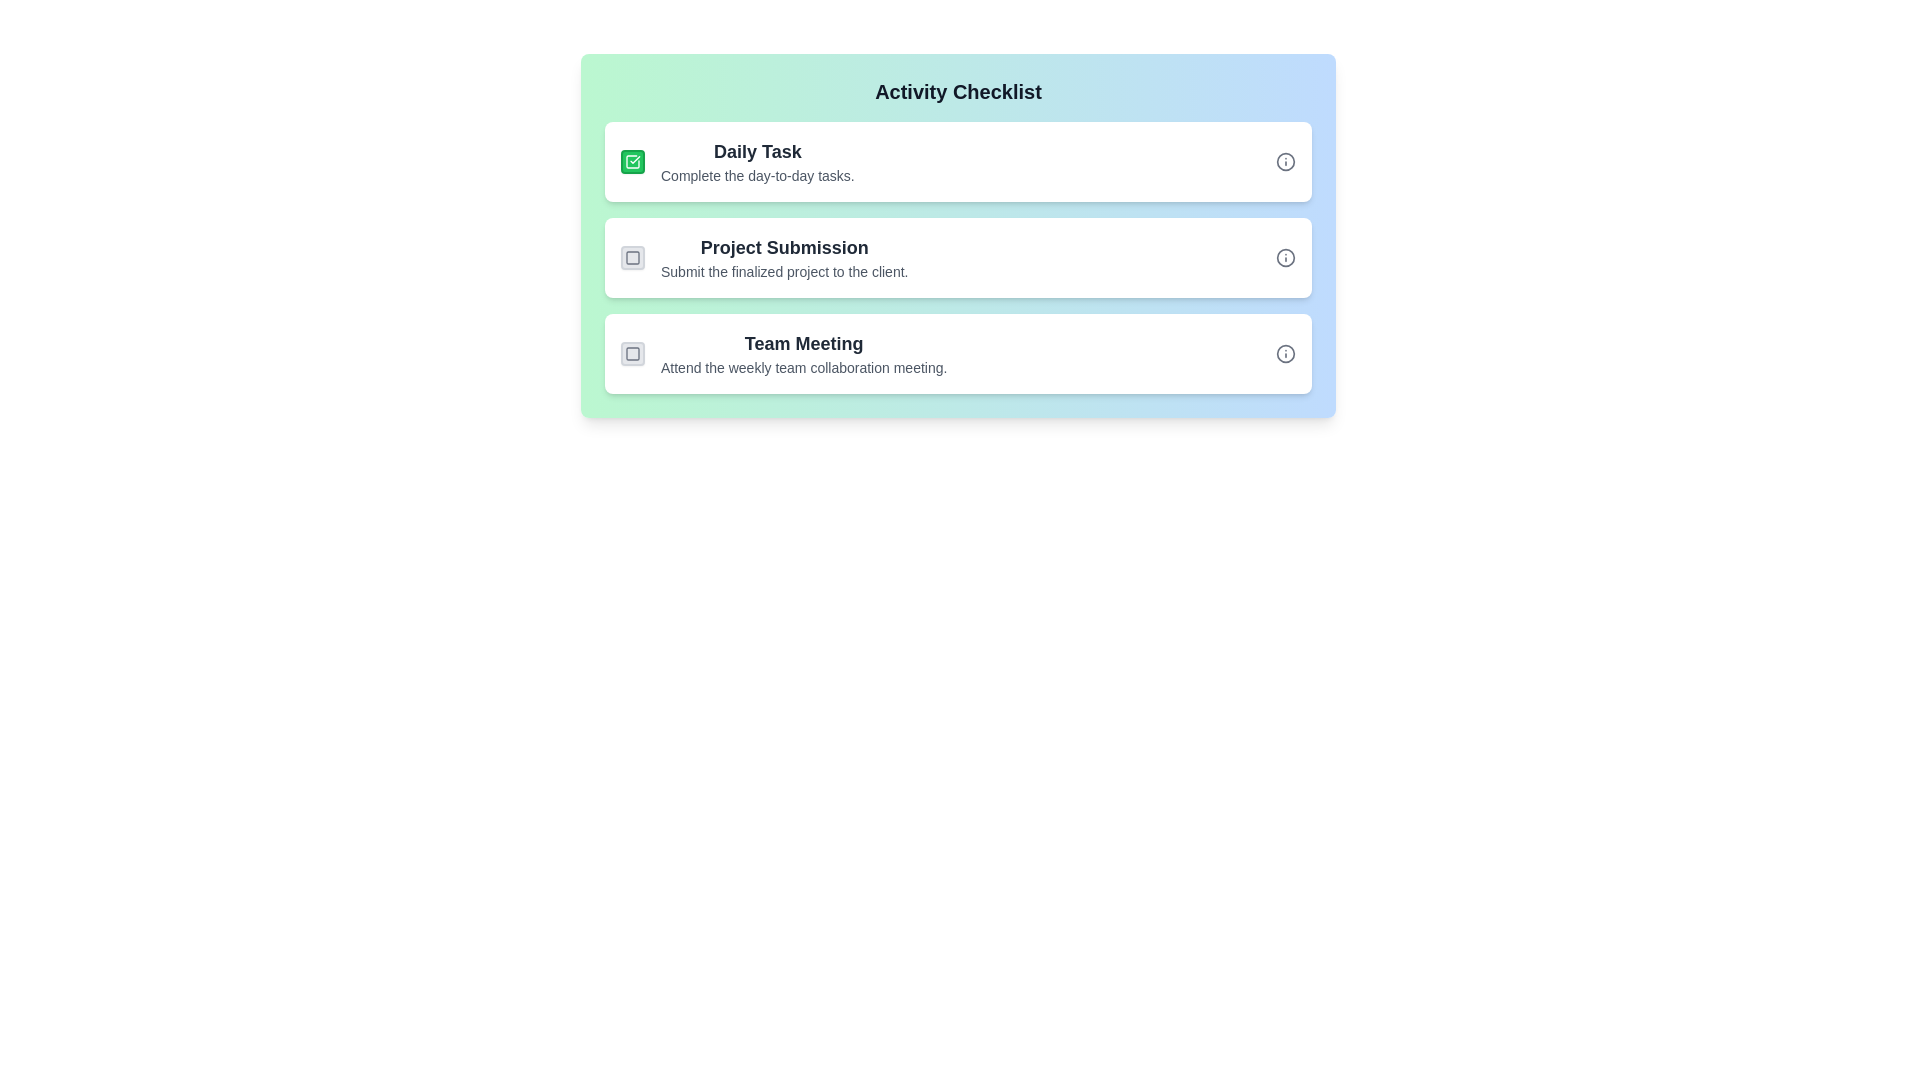 Image resolution: width=1920 pixels, height=1080 pixels. Describe the element at coordinates (632, 161) in the screenshot. I see `the checkbox with a green background and a white border, located to the left of the 'Daily Task' label` at that location.